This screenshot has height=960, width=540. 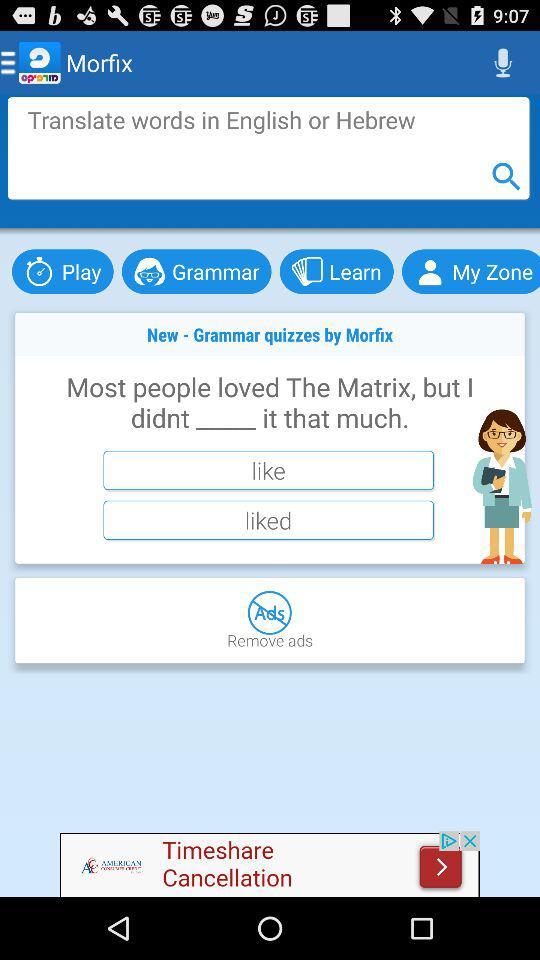 What do you see at coordinates (268, 147) in the screenshot?
I see `word to translate` at bounding box center [268, 147].